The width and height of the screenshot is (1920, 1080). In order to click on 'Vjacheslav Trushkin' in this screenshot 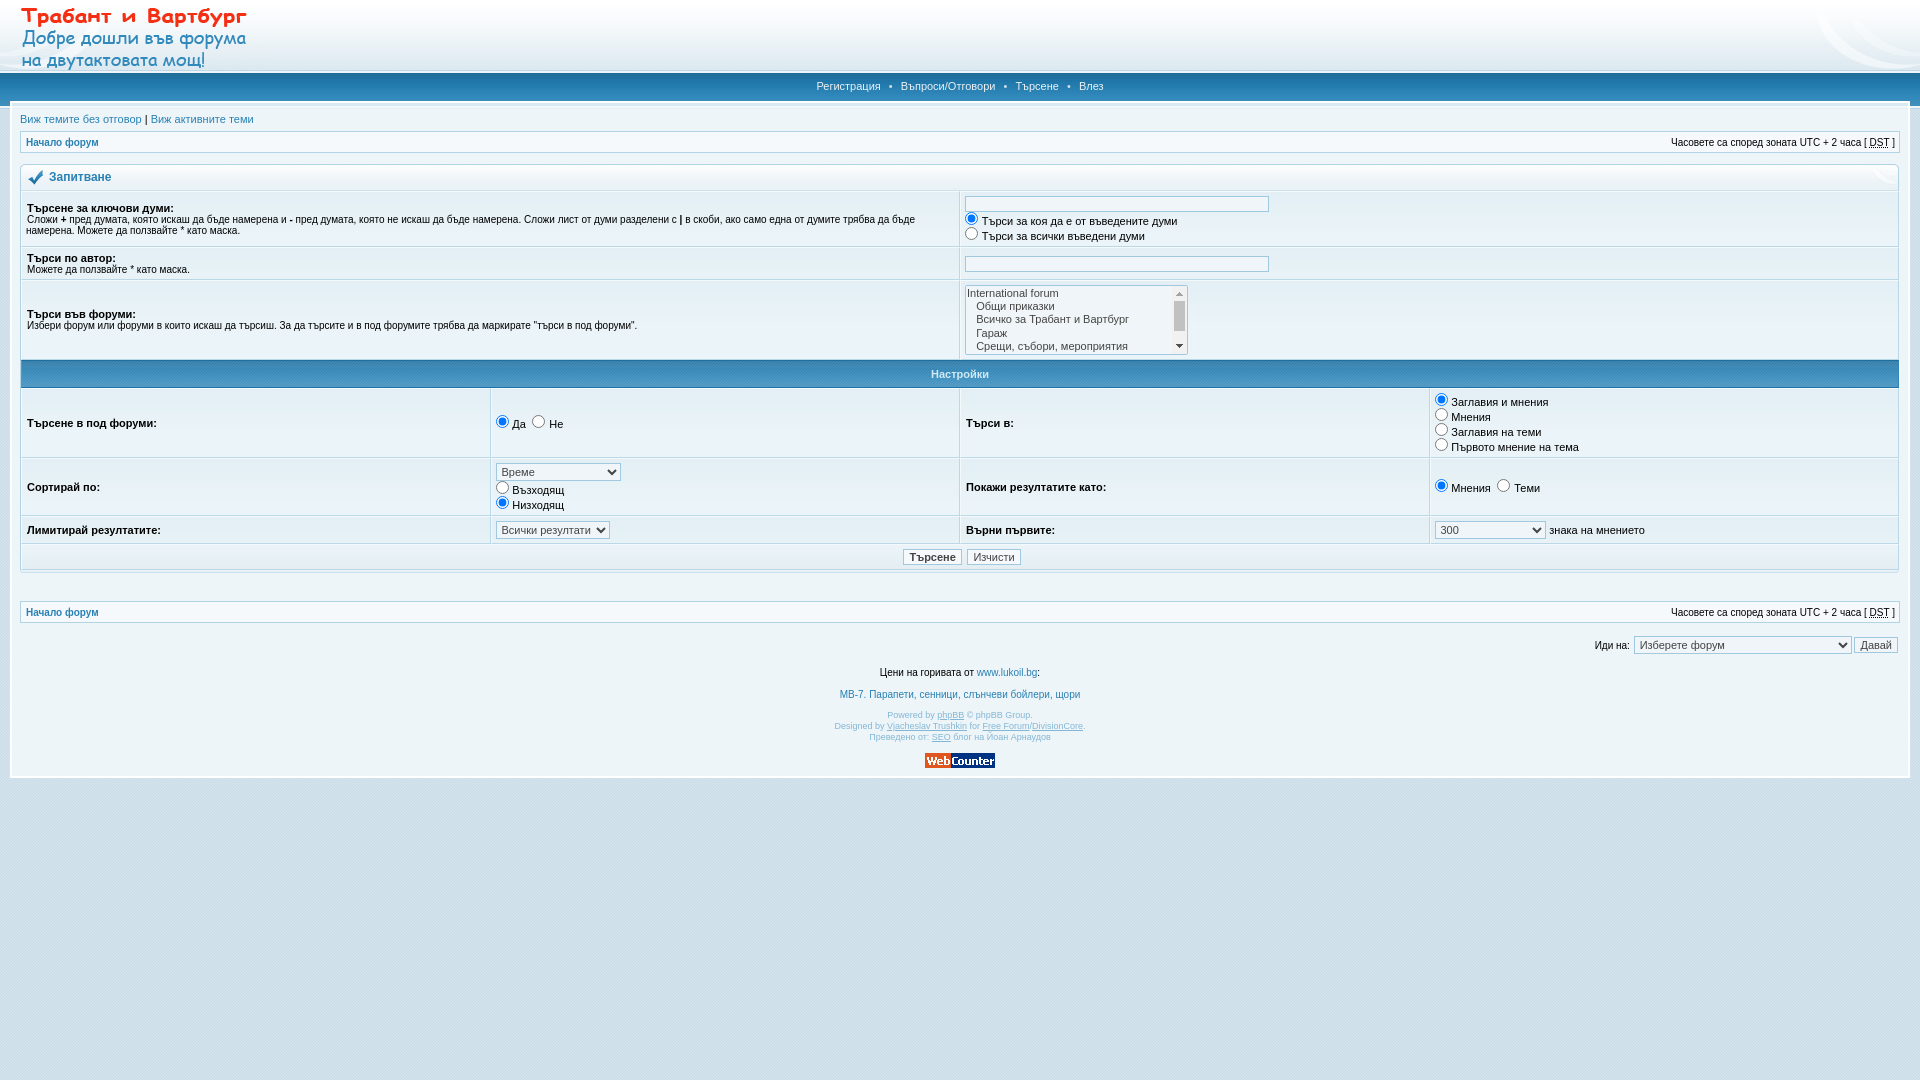, I will do `click(925, 725)`.